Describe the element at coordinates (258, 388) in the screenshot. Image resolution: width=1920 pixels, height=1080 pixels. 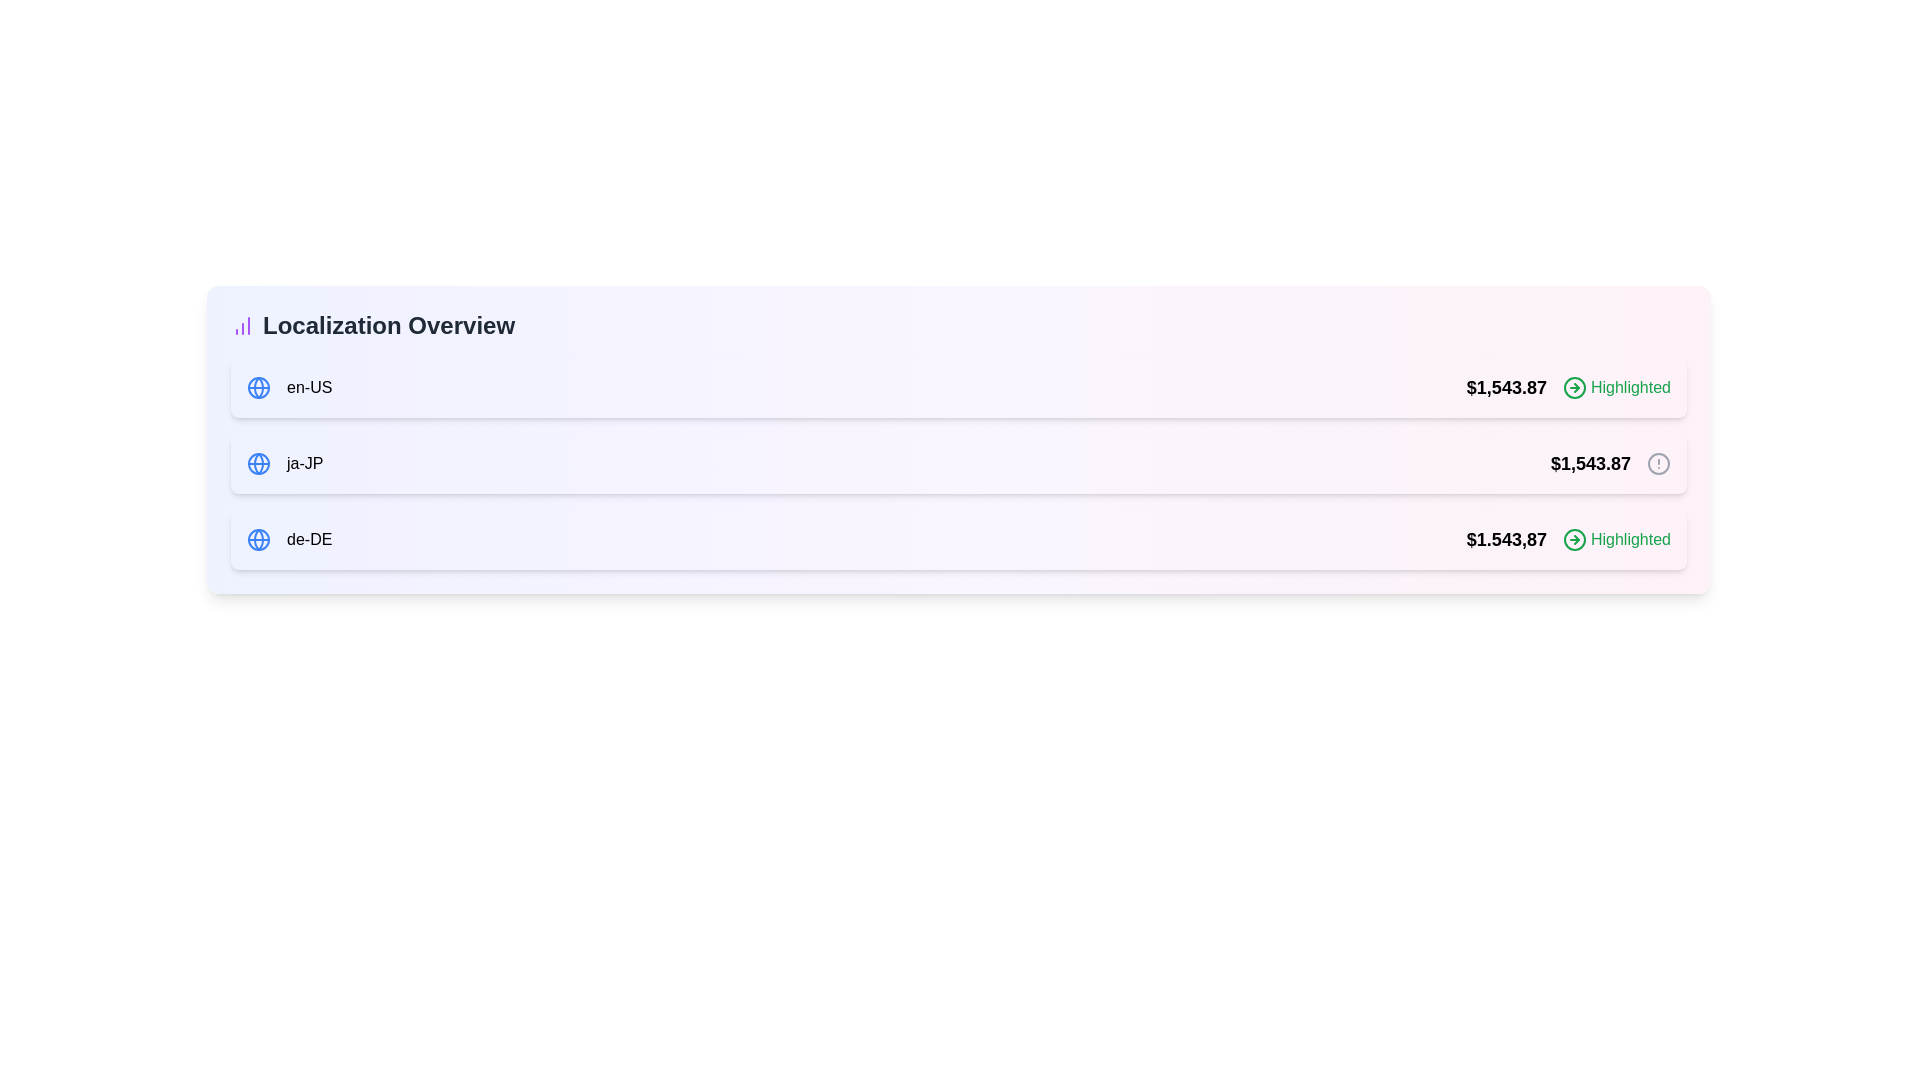
I see `the localization icon that visually represents the language setting, located to the left of the 'en-US' text` at that location.